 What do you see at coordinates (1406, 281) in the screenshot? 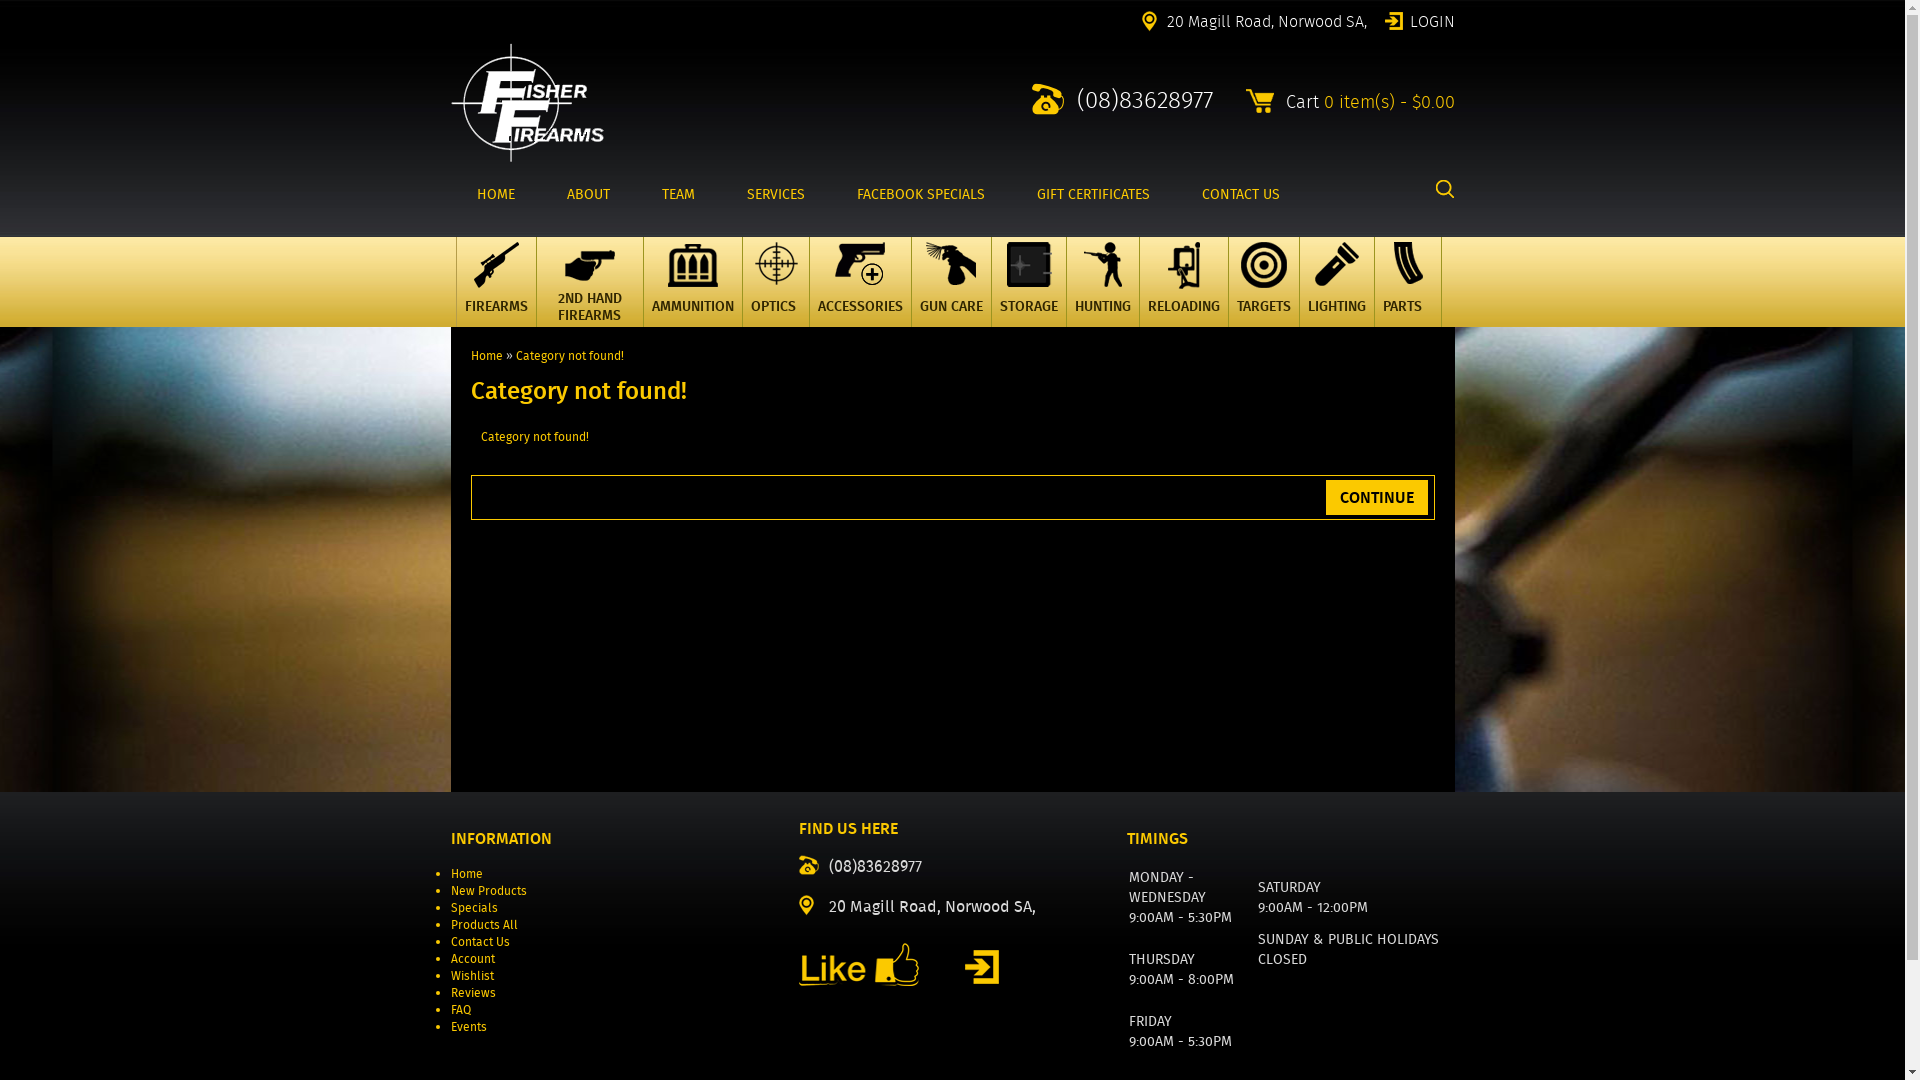
I see `'PARTS'` at bounding box center [1406, 281].